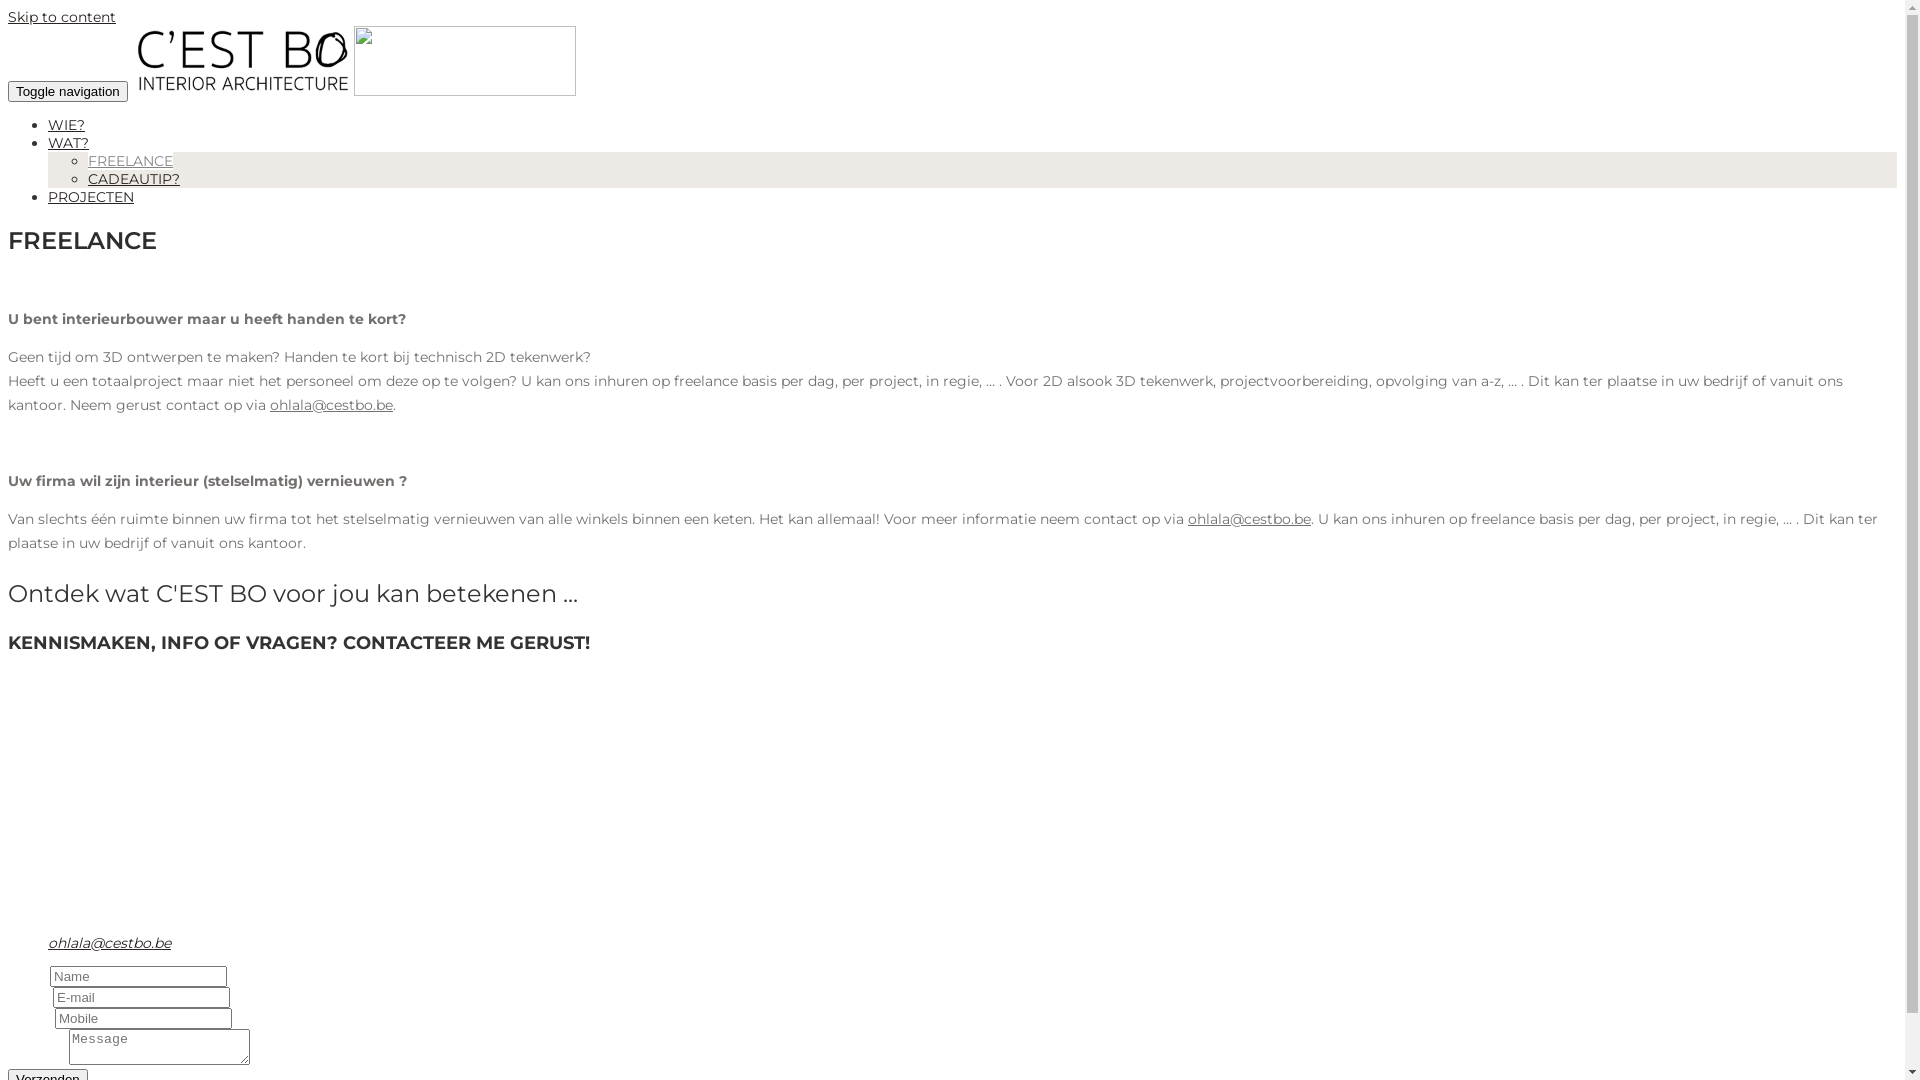  I want to click on 'WAT?', so click(68, 141).